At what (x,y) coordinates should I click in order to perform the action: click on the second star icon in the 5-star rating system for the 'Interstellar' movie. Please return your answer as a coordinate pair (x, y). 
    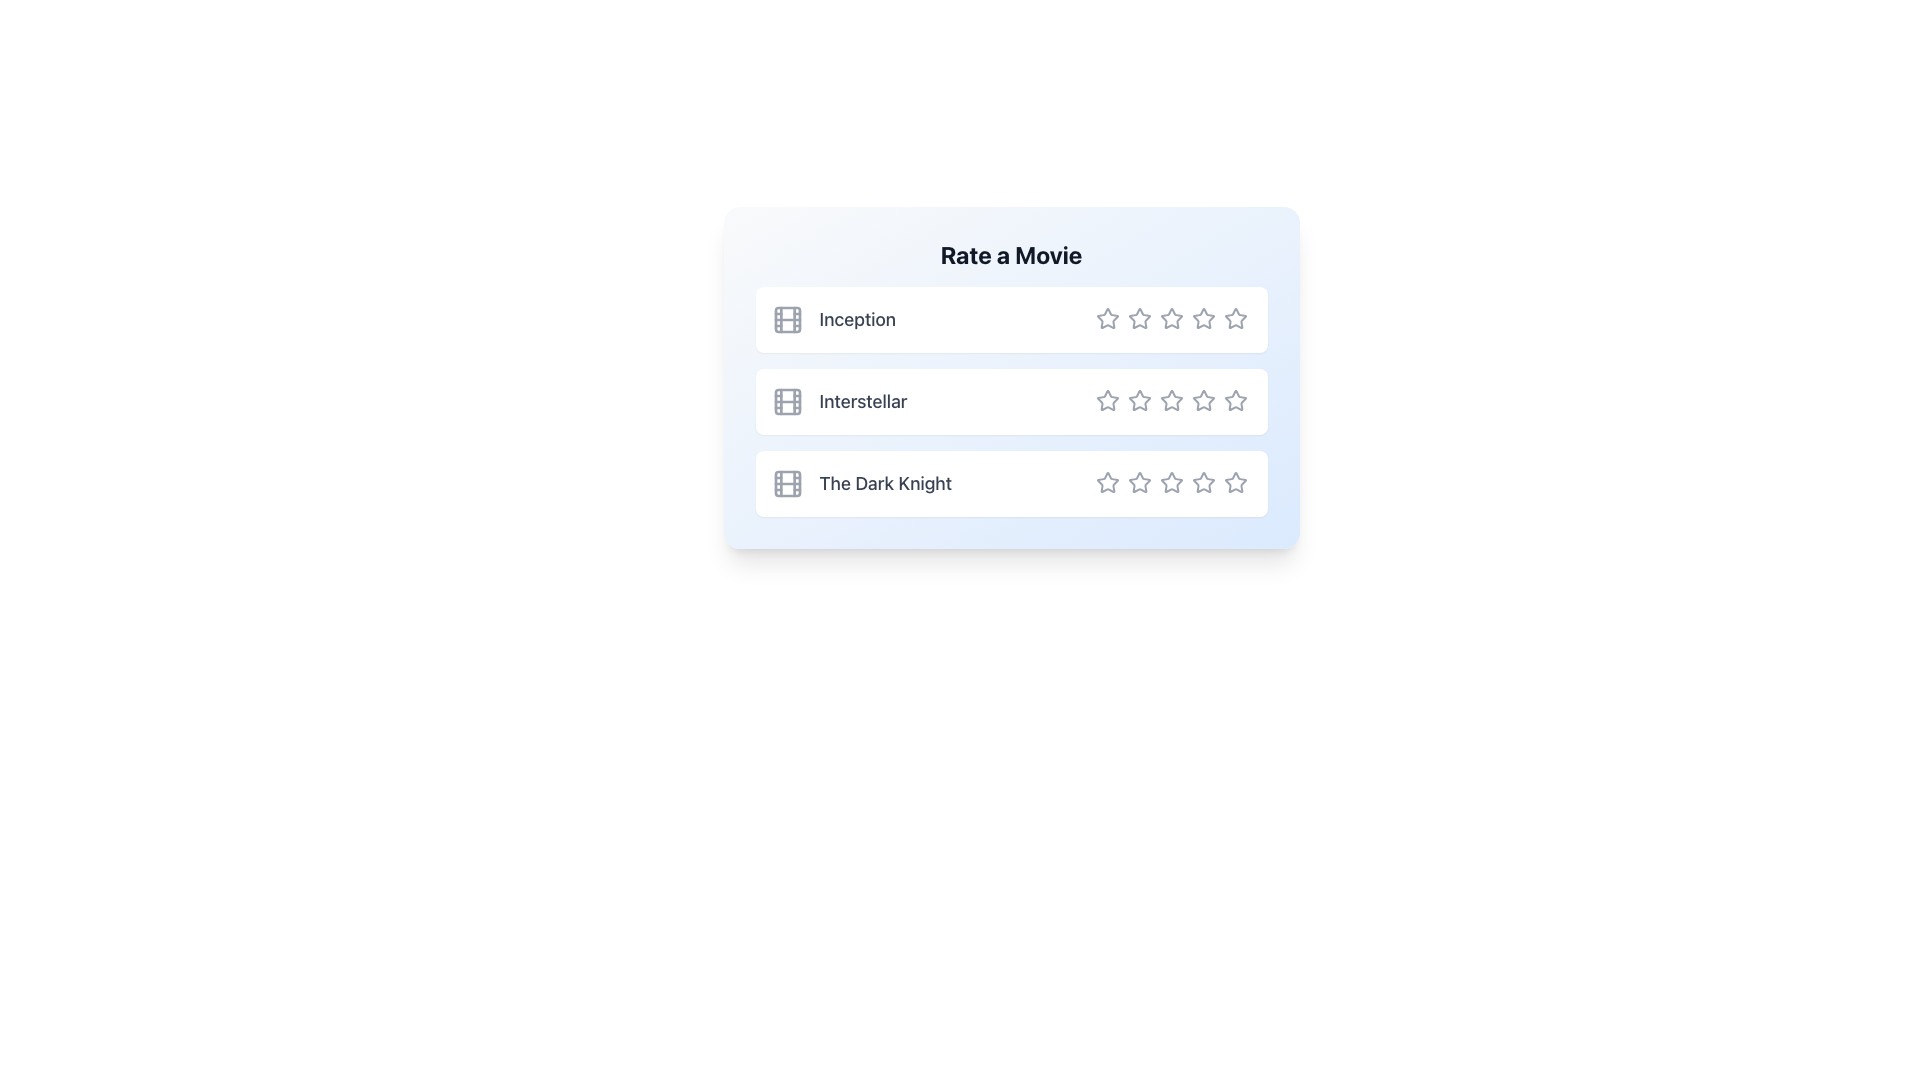
    Looking at the image, I should click on (1139, 401).